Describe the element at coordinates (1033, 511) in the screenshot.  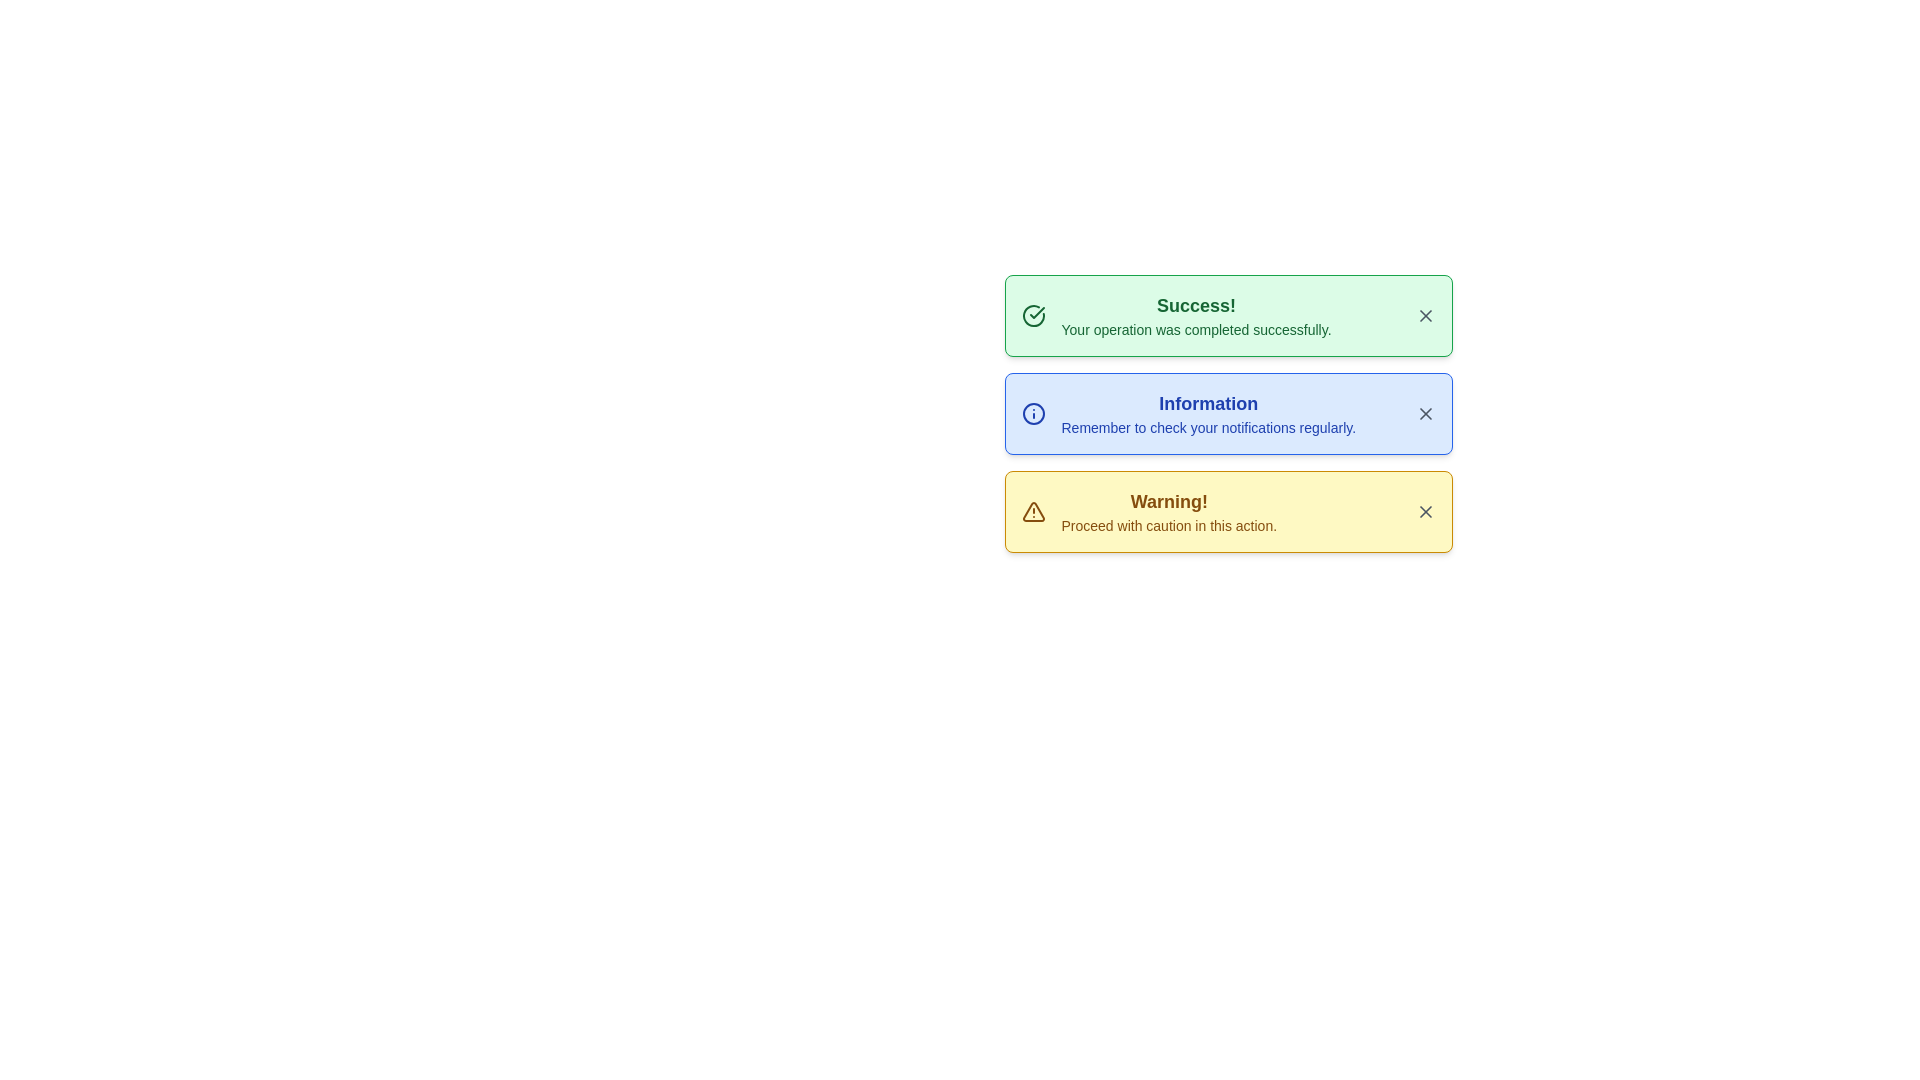
I see `the alert icon located in the bottom-left corner of the yellow alert box titled 'Warning!'` at that location.